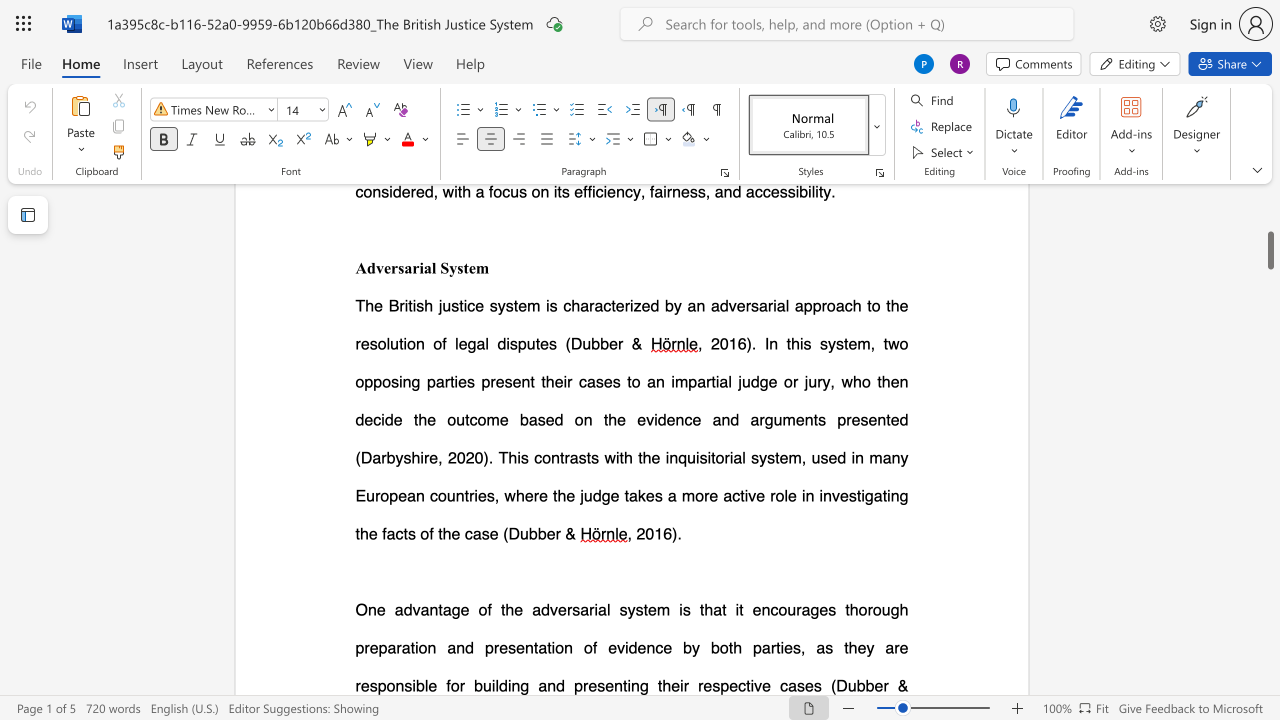  What do you see at coordinates (428, 684) in the screenshot?
I see `the space between the continuous character "l" and "e" in the text` at bounding box center [428, 684].